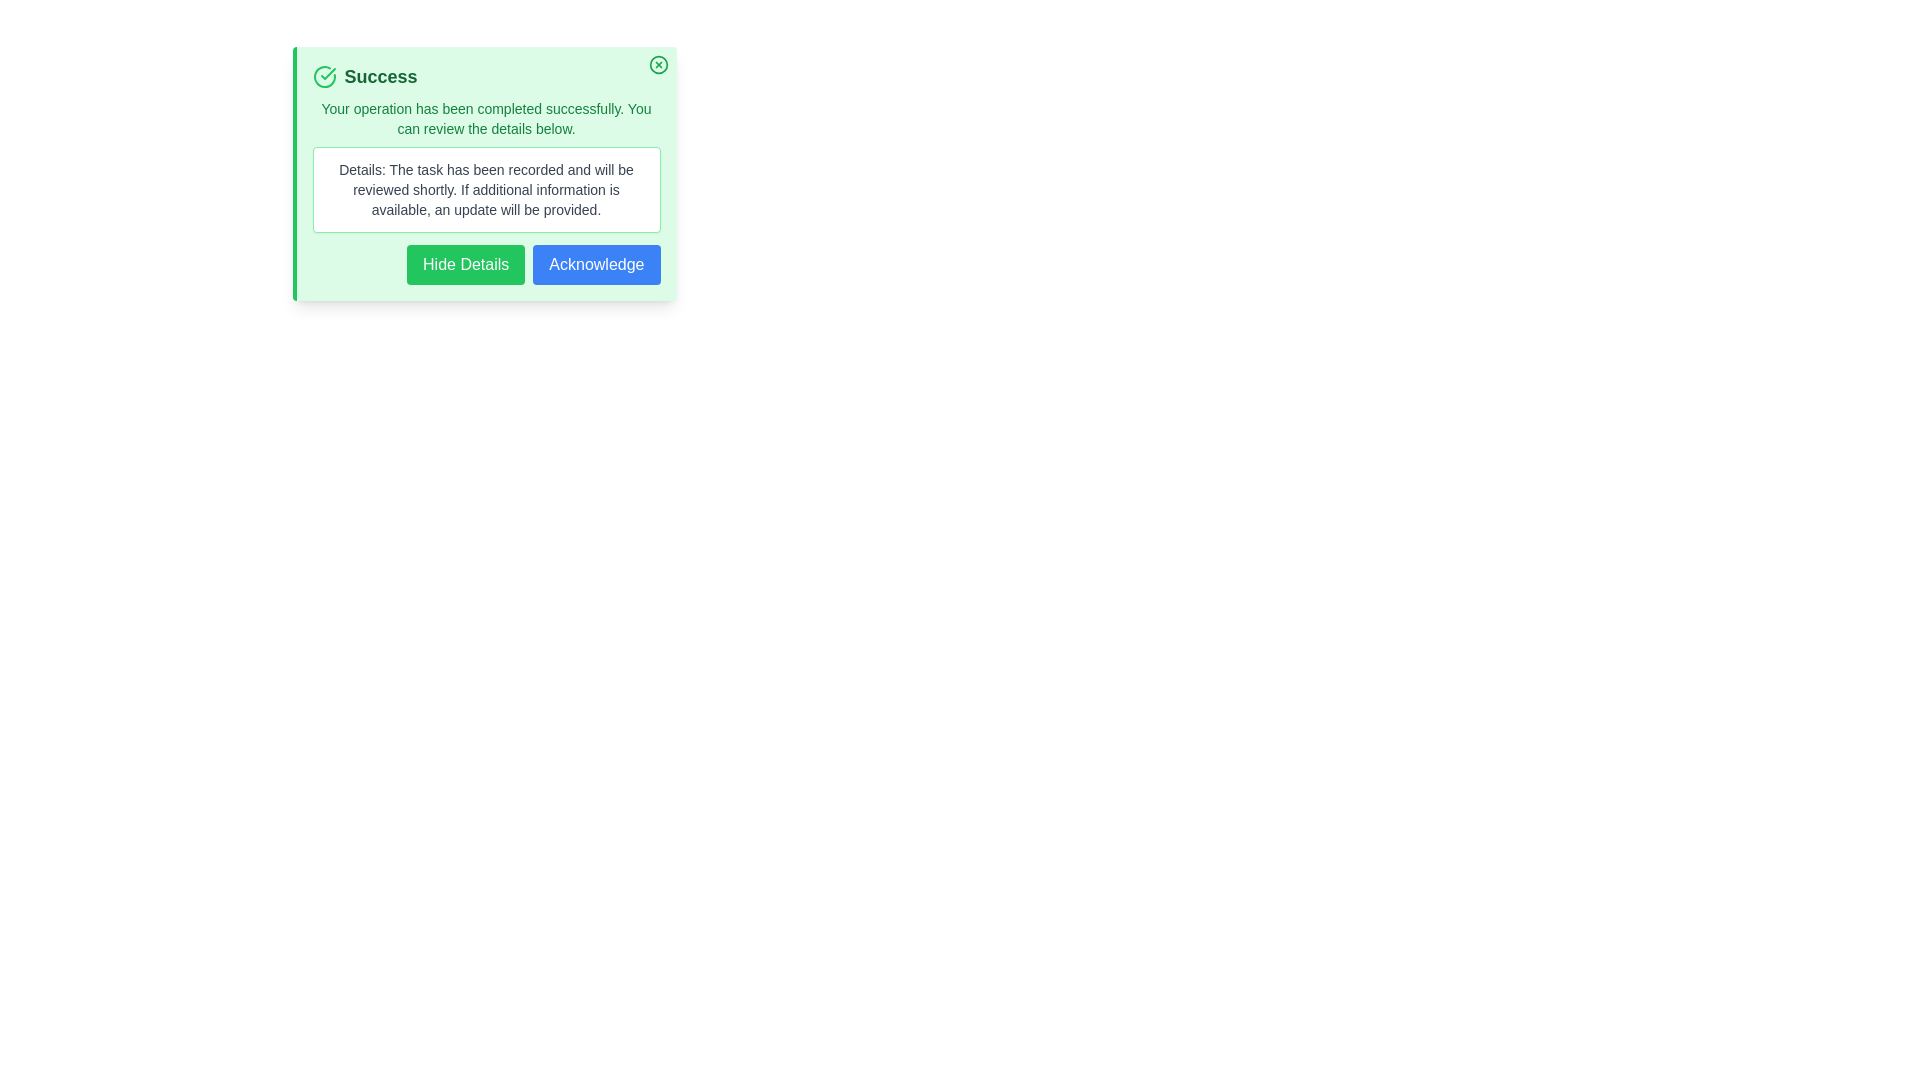  What do you see at coordinates (595, 264) in the screenshot?
I see `the 'Acknowledge' button to acknowledge the alert` at bounding box center [595, 264].